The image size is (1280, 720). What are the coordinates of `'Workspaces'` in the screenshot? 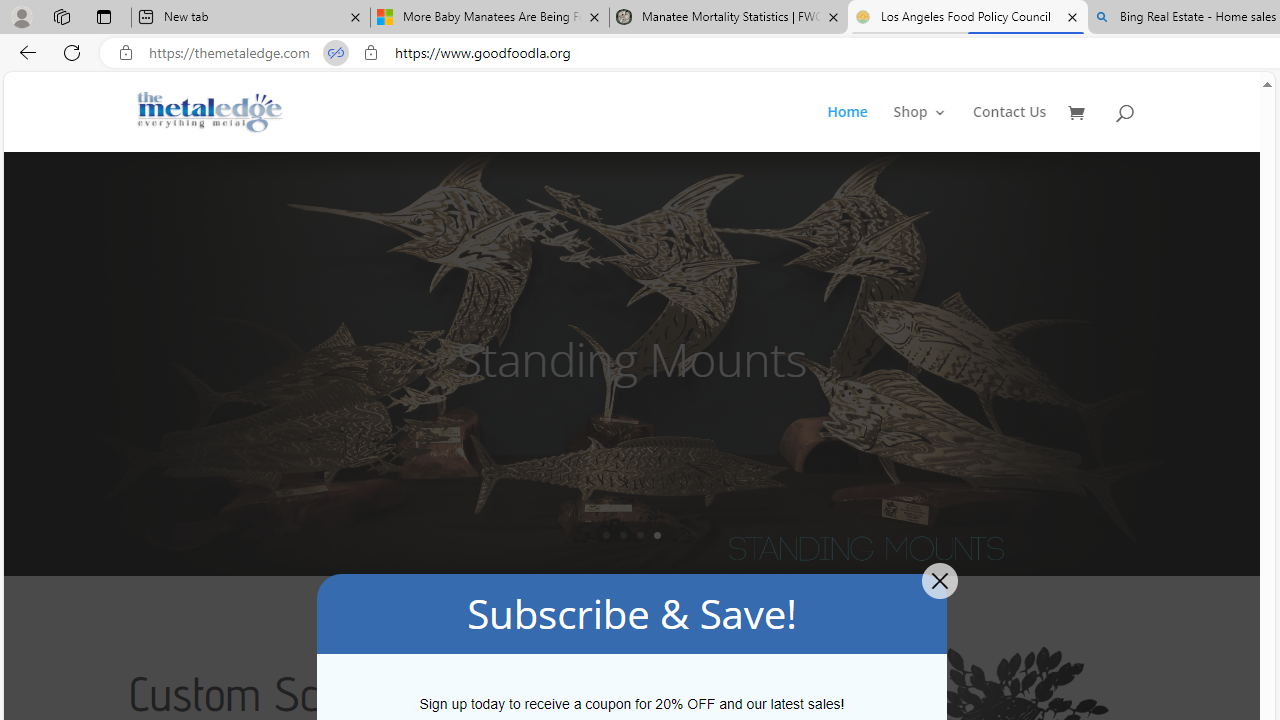 It's located at (61, 16).